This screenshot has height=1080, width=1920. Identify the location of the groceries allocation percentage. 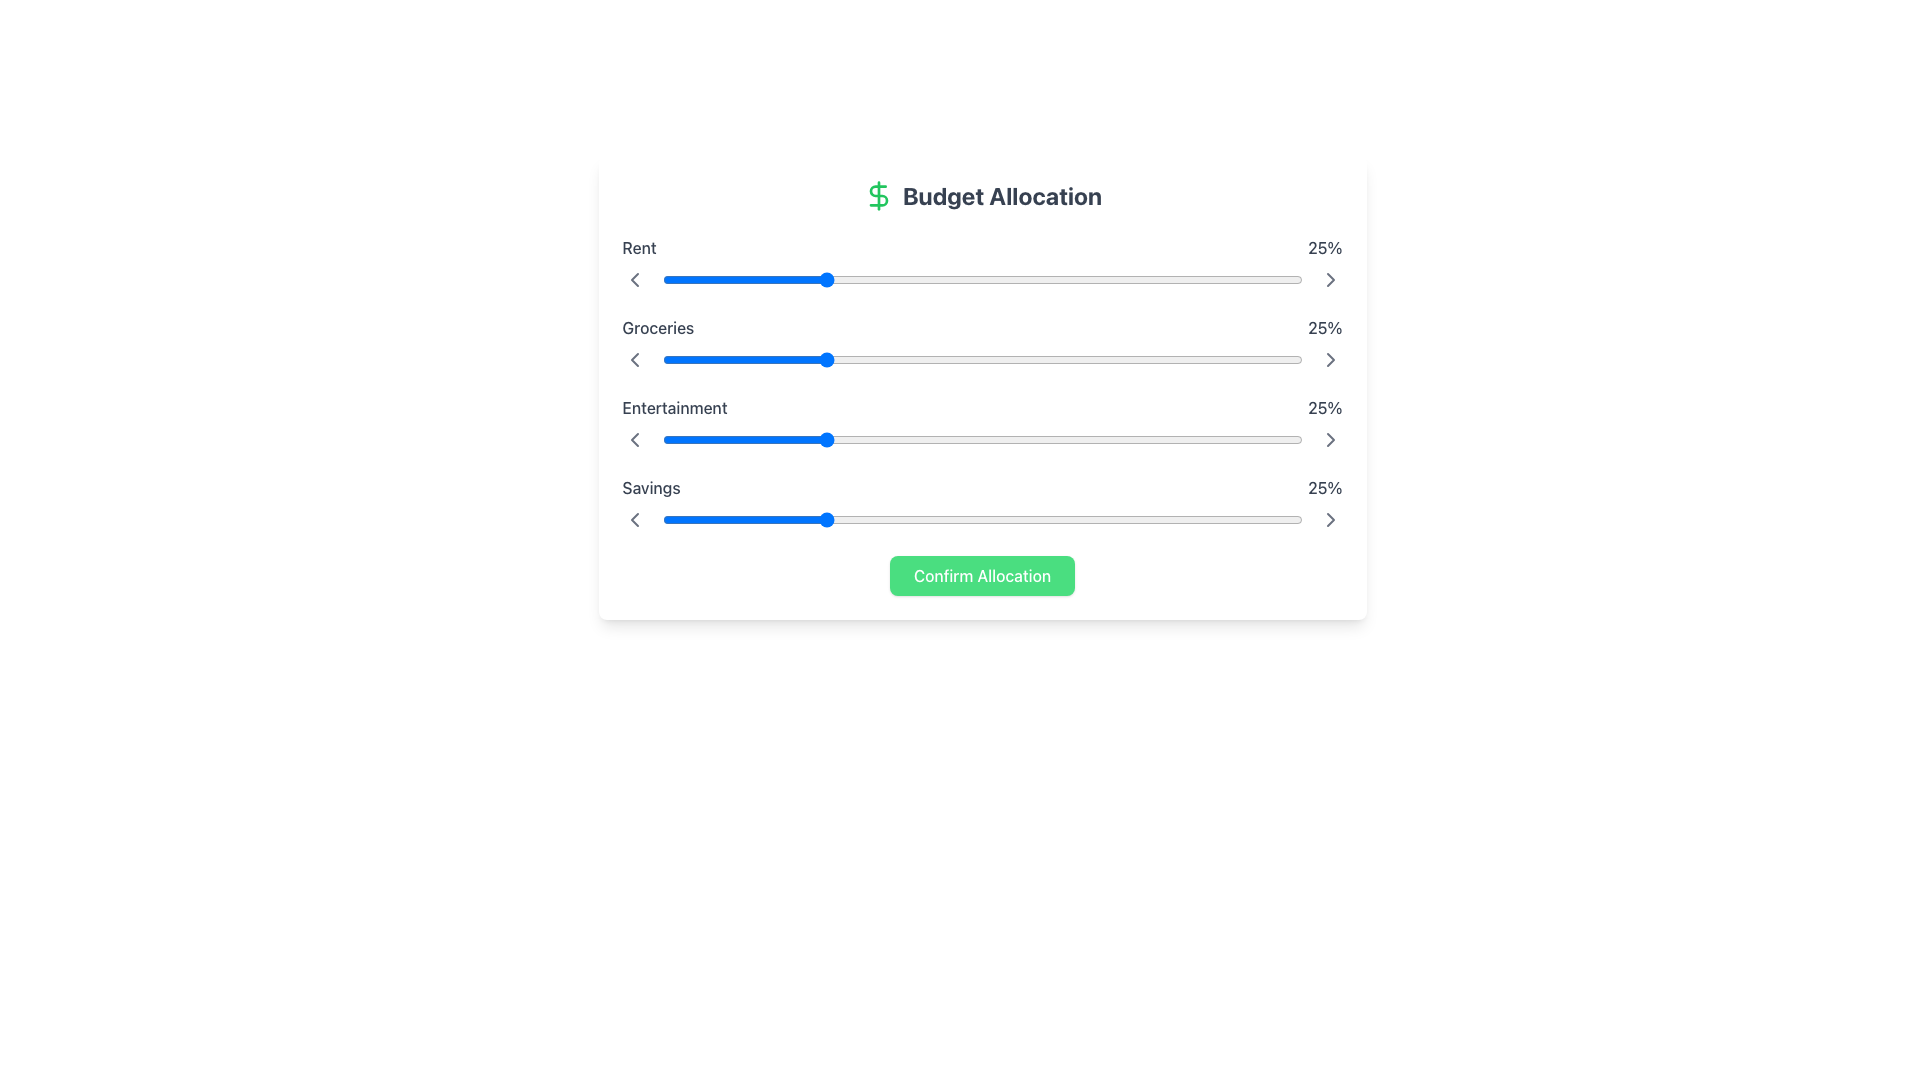
(841, 358).